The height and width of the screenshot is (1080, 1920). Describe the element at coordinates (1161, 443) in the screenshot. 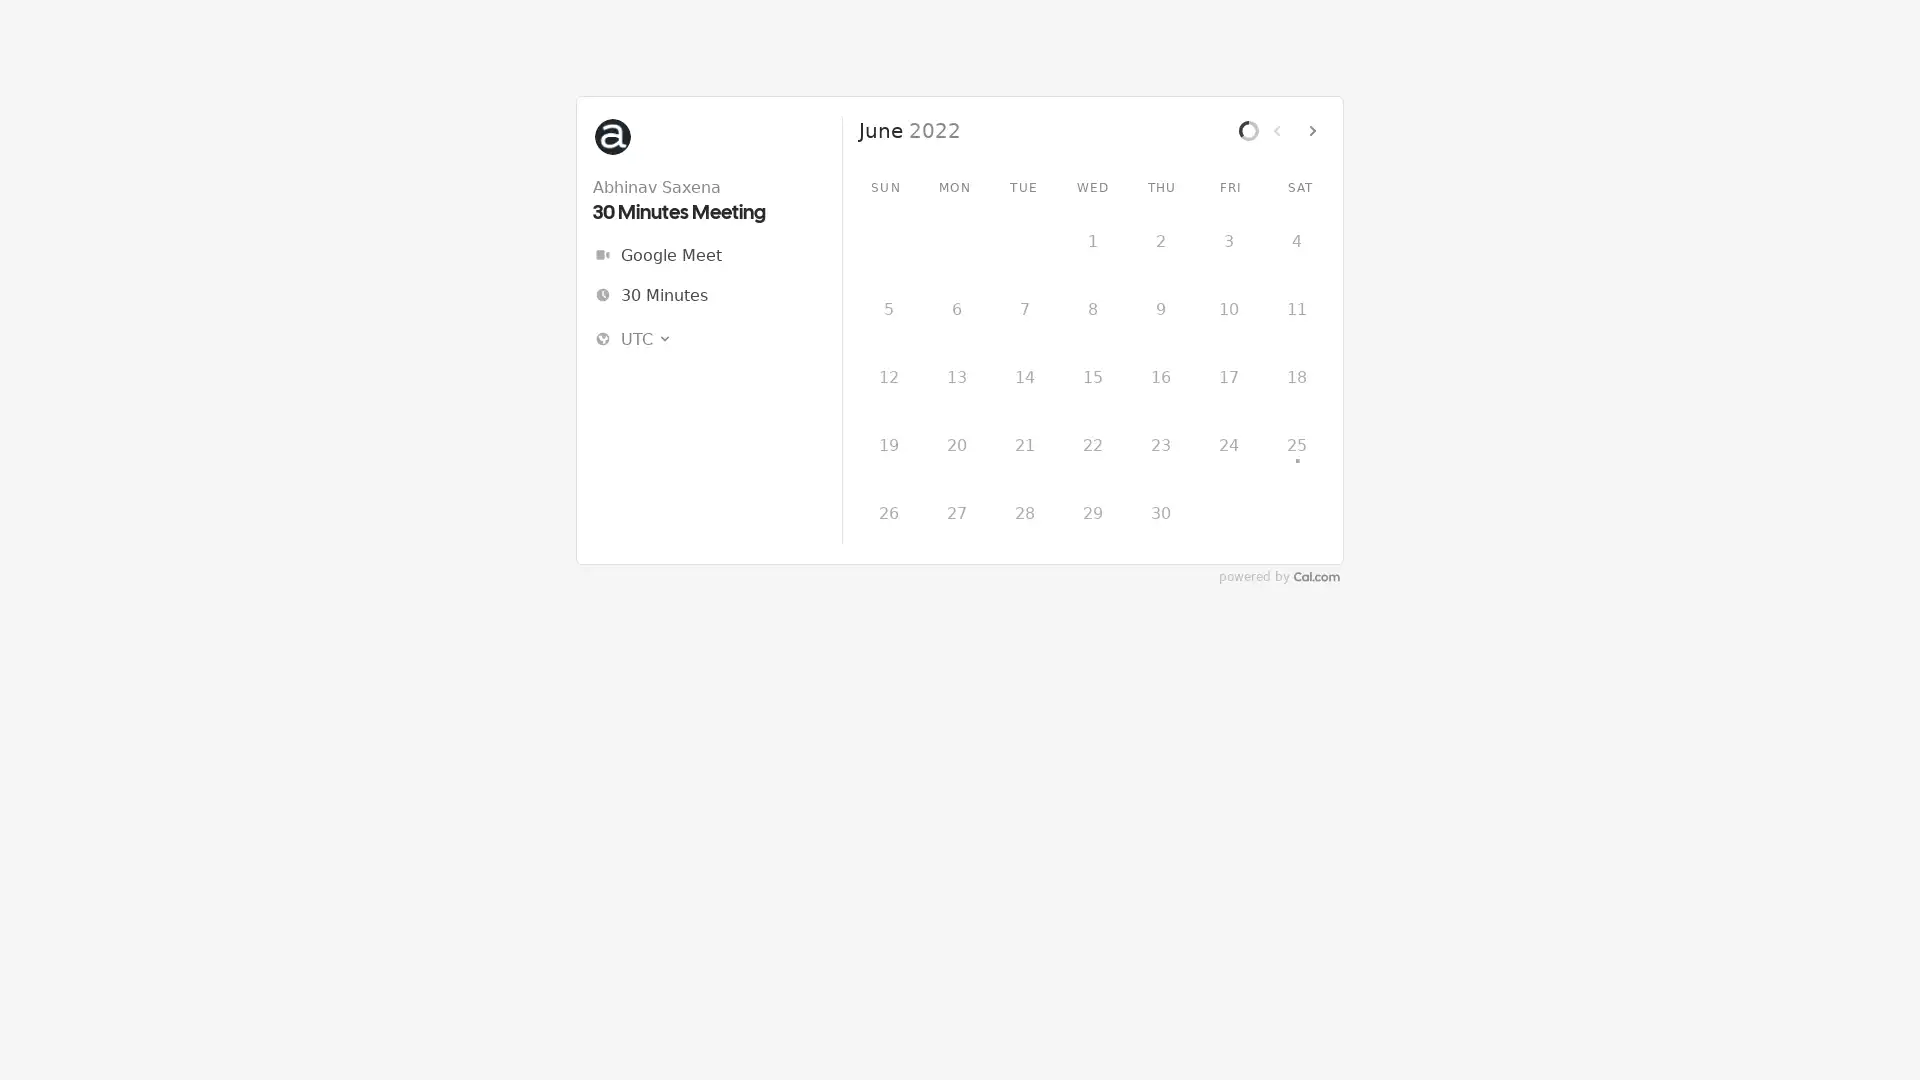

I see `23` at that location.